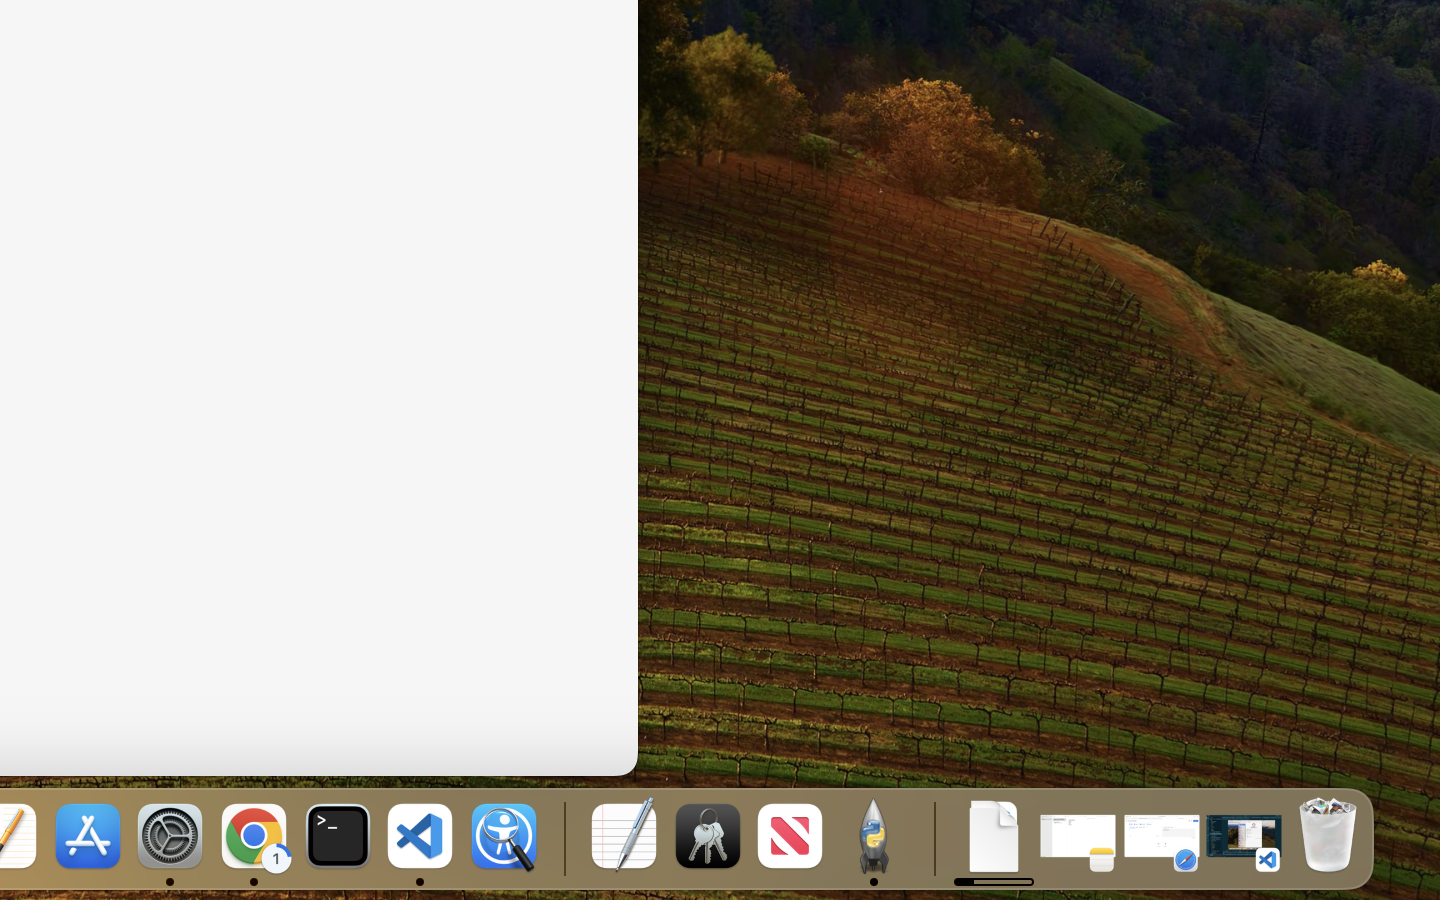 Image resolution: width=1440 pixels, height=900 pixels. What do you see at coordinates (562, 837) in the screenshot?
I see `'0.4285714328289032'` at bounding box center [562, 837].